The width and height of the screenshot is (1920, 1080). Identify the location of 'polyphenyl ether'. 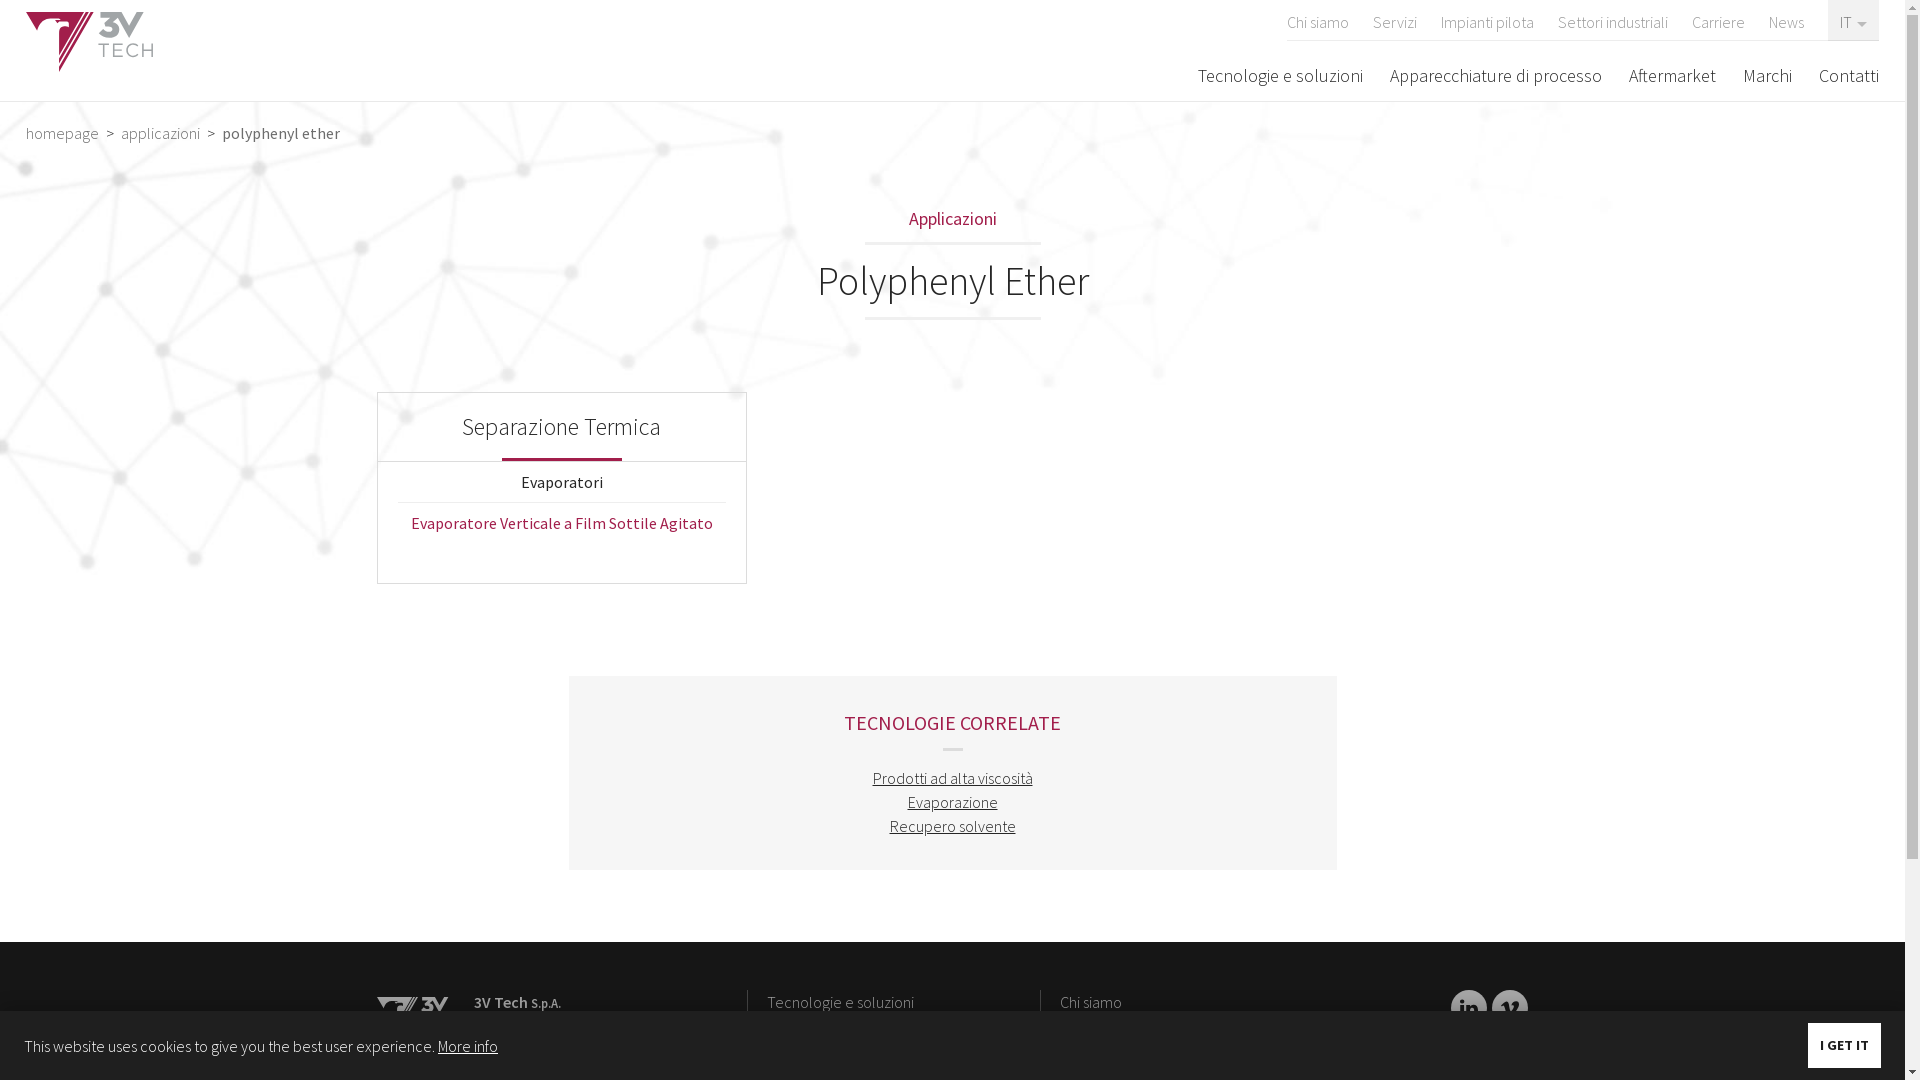
(277, 132).